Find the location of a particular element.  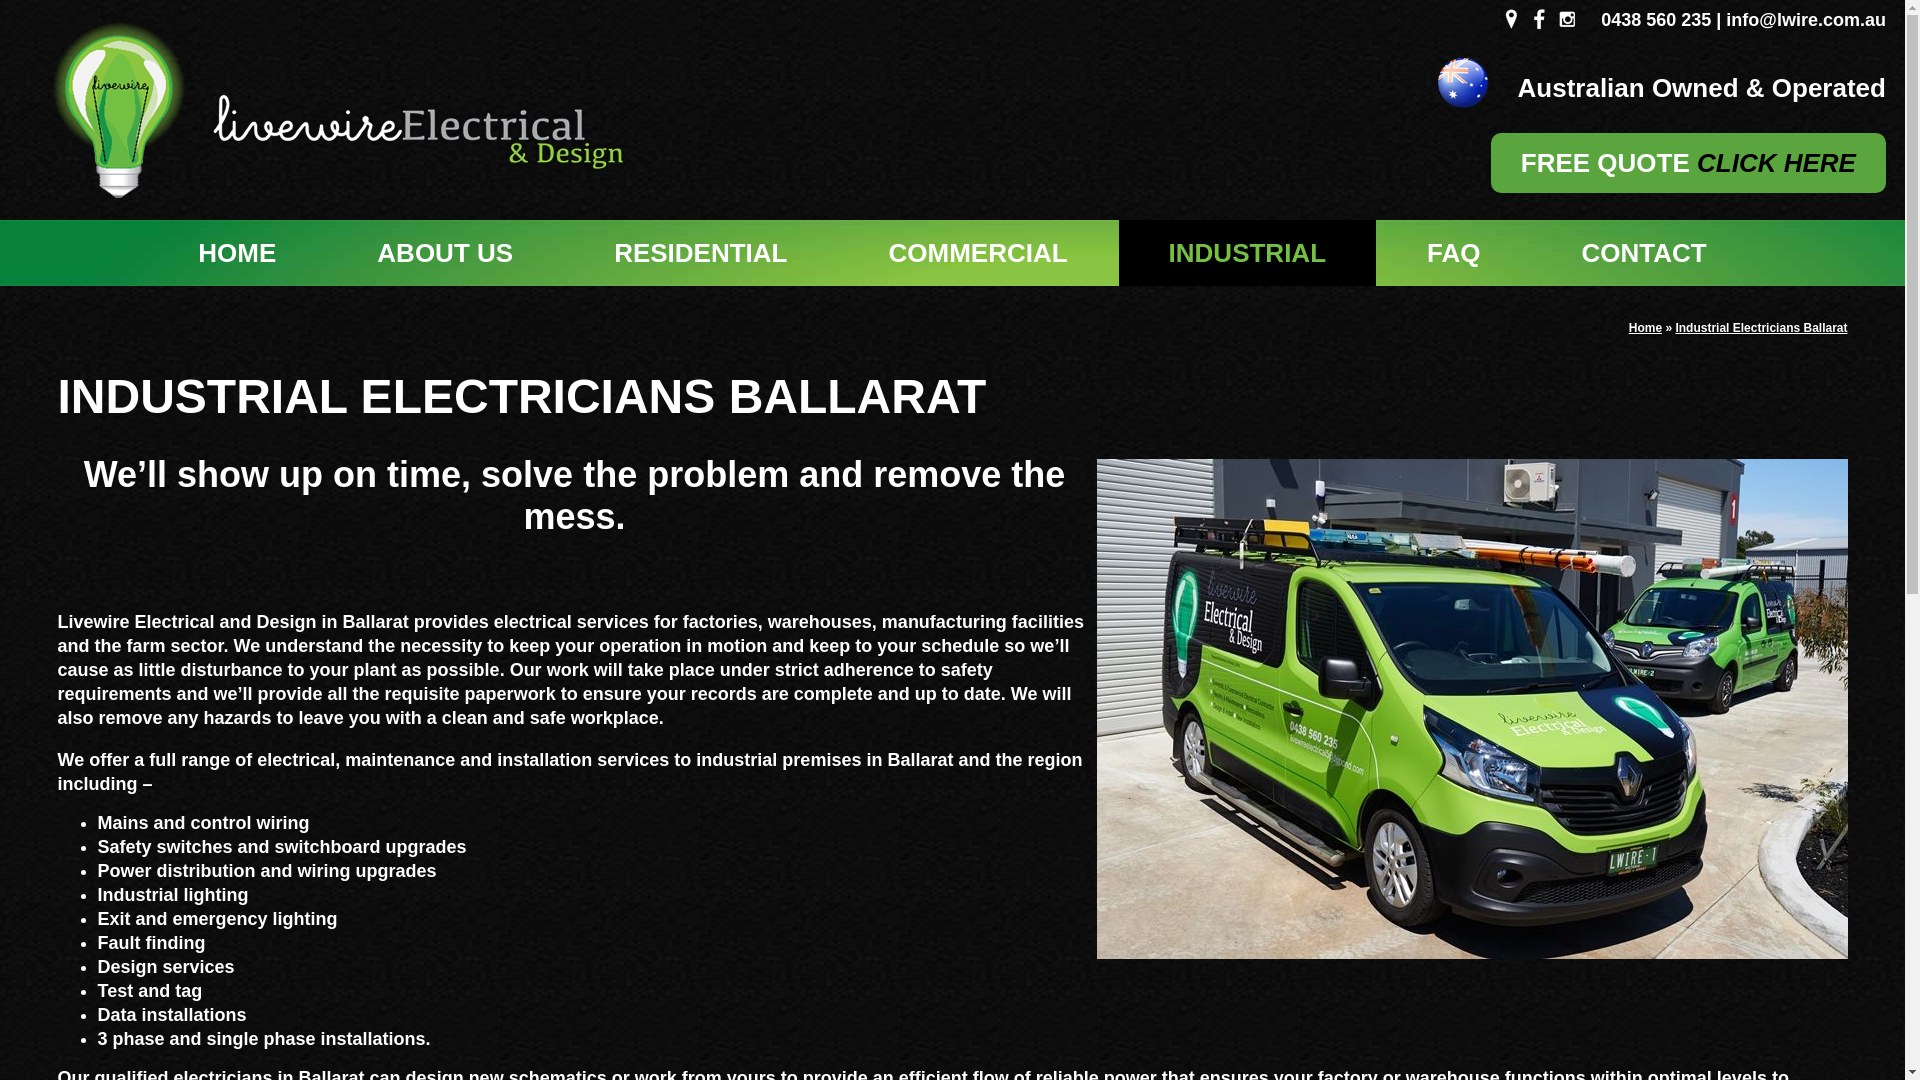

'COMMERCIAL' is located at coordinates (977, 252).